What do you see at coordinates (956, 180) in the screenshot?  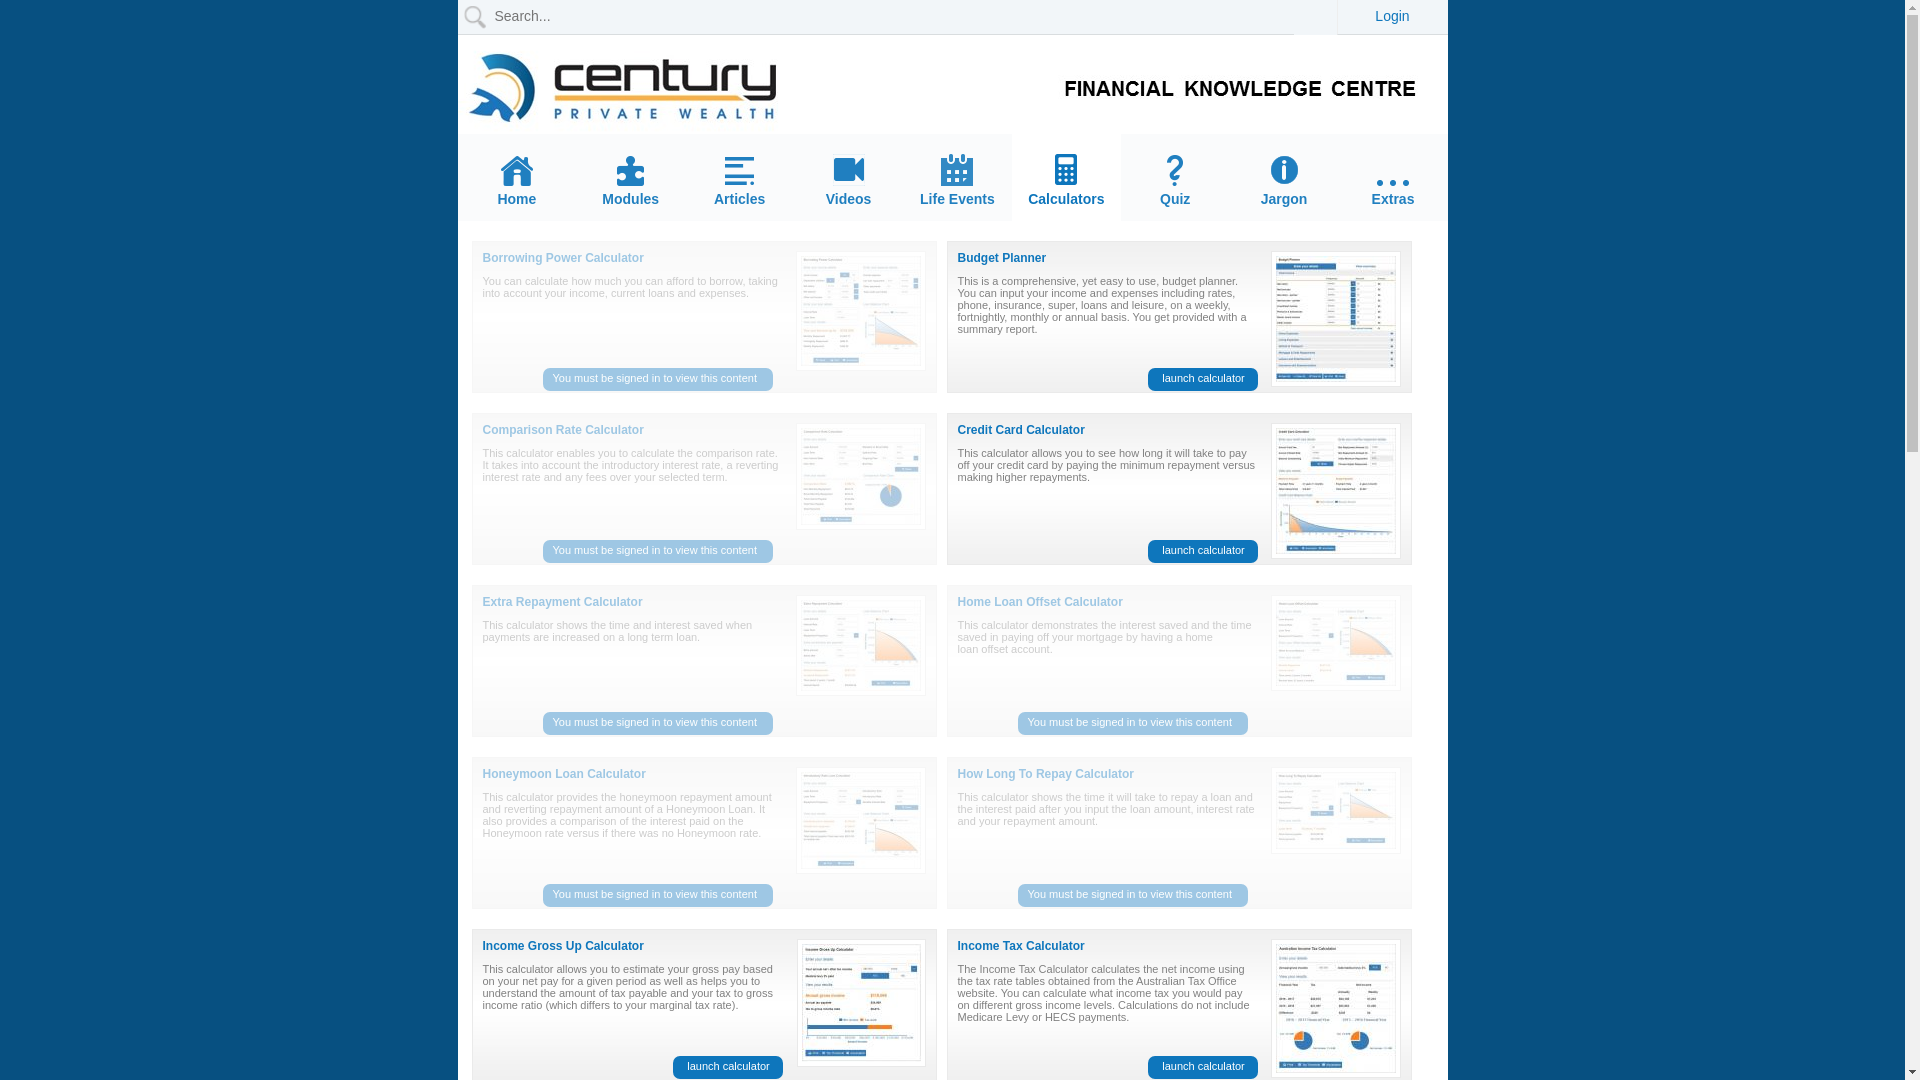 I see `'Life Events'` at bounding box center [956, 180].